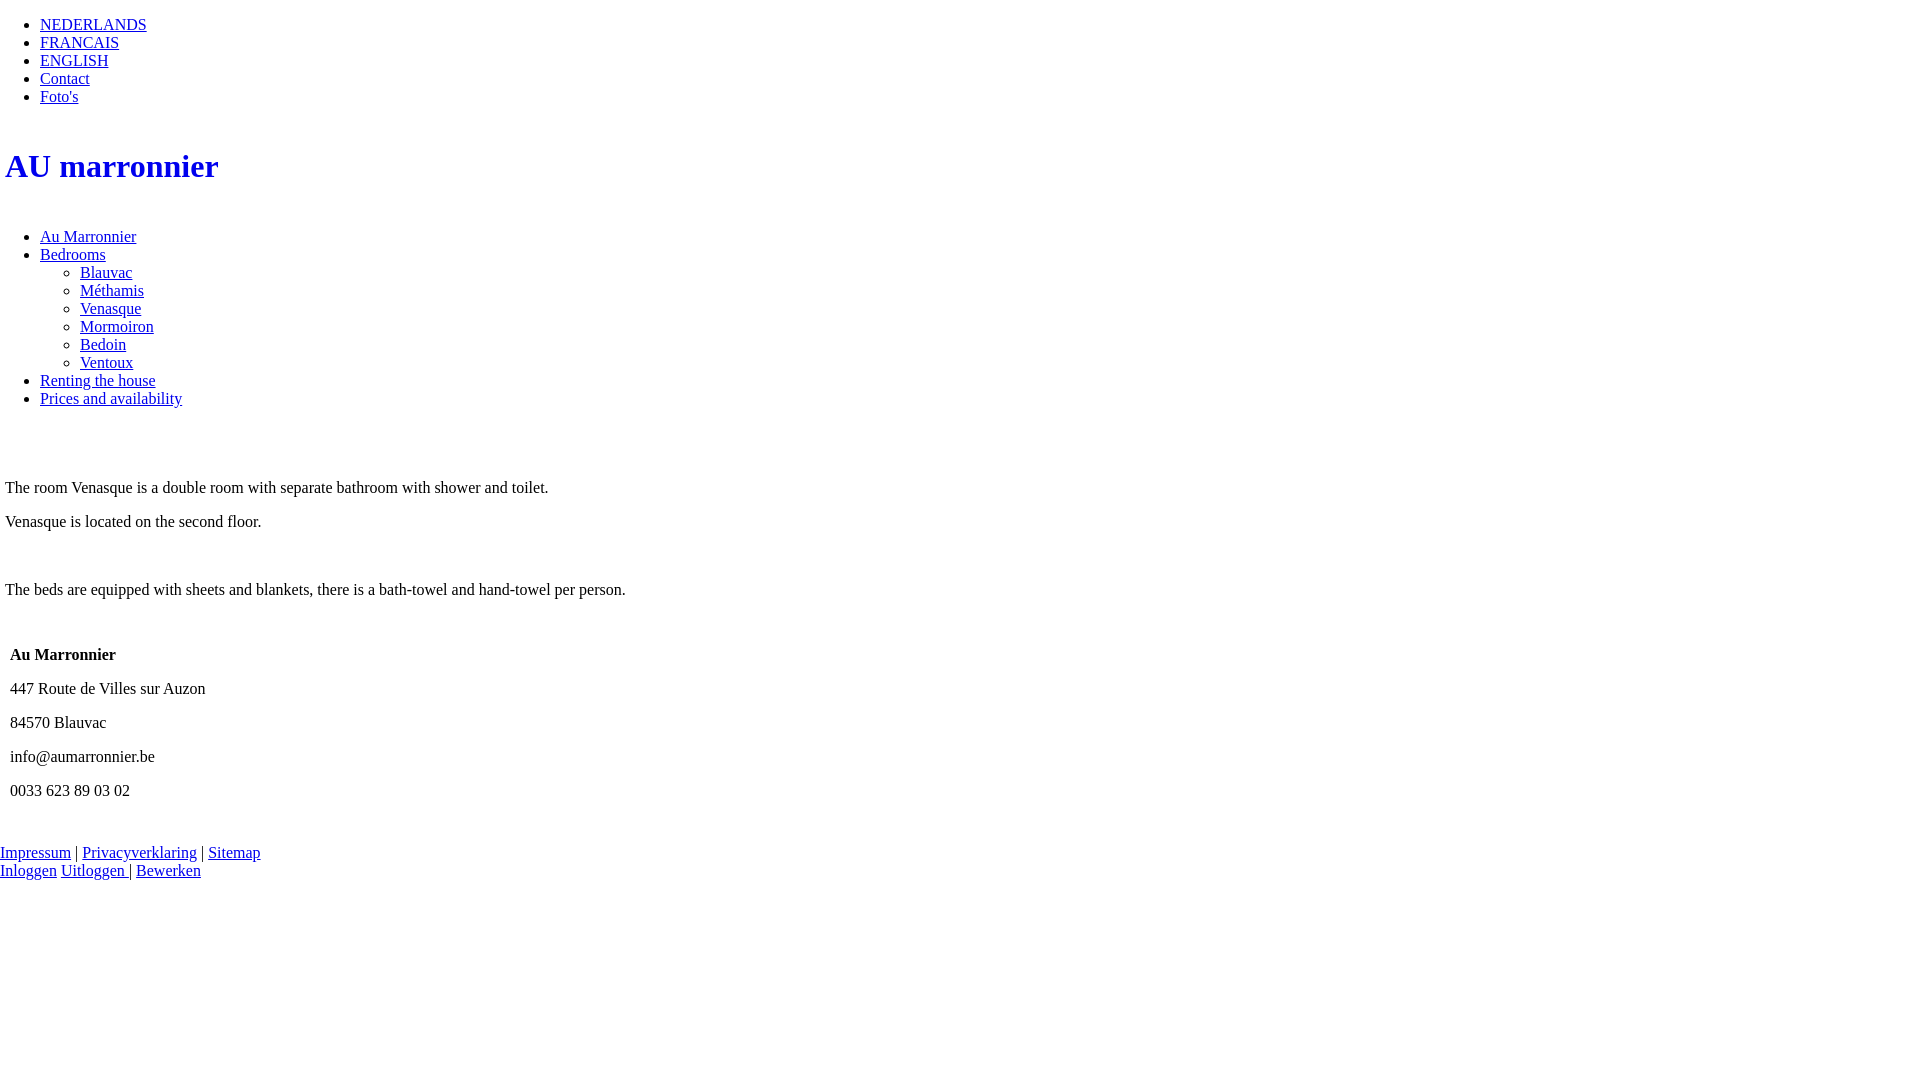 This screenshot has height=1080, width=1920. I want to click on 'ENGLISH', so click(73, 59).